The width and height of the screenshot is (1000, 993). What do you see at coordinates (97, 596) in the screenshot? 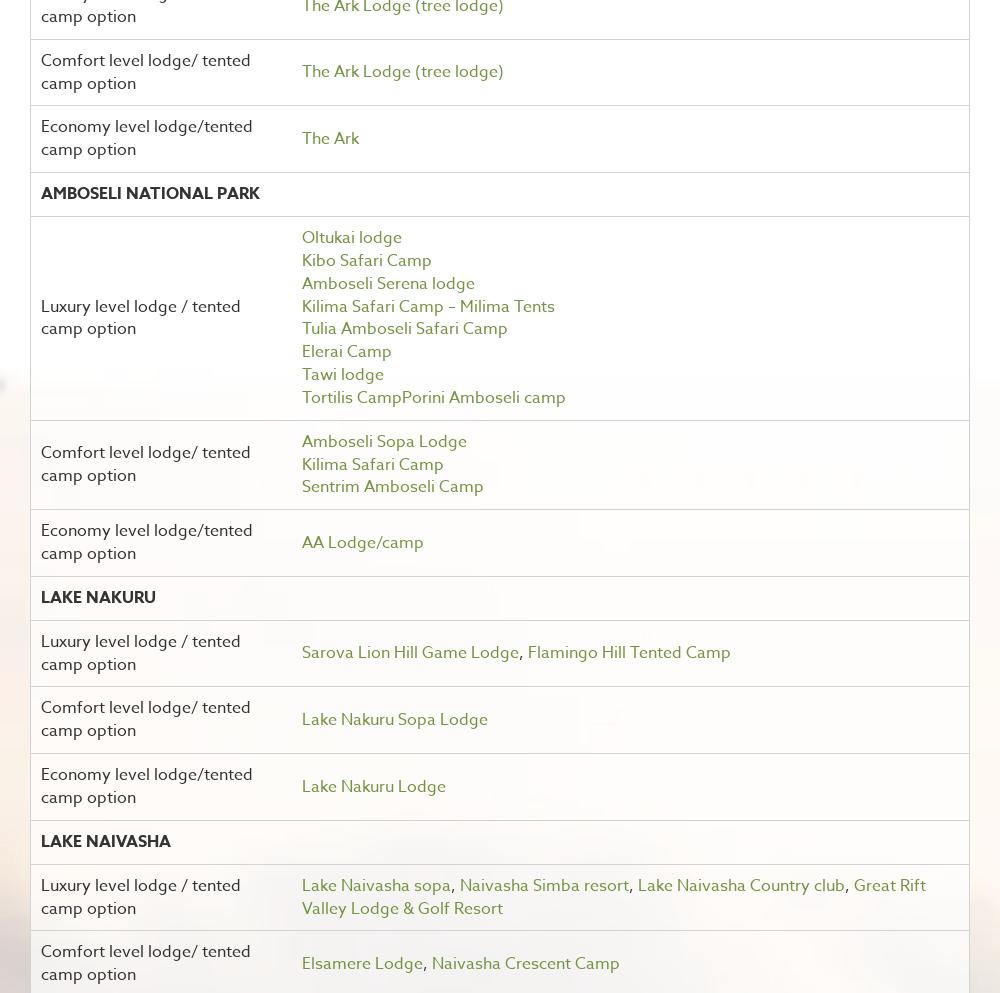
I see `'Lake Nakuru'` at bounding box center [97, 596].